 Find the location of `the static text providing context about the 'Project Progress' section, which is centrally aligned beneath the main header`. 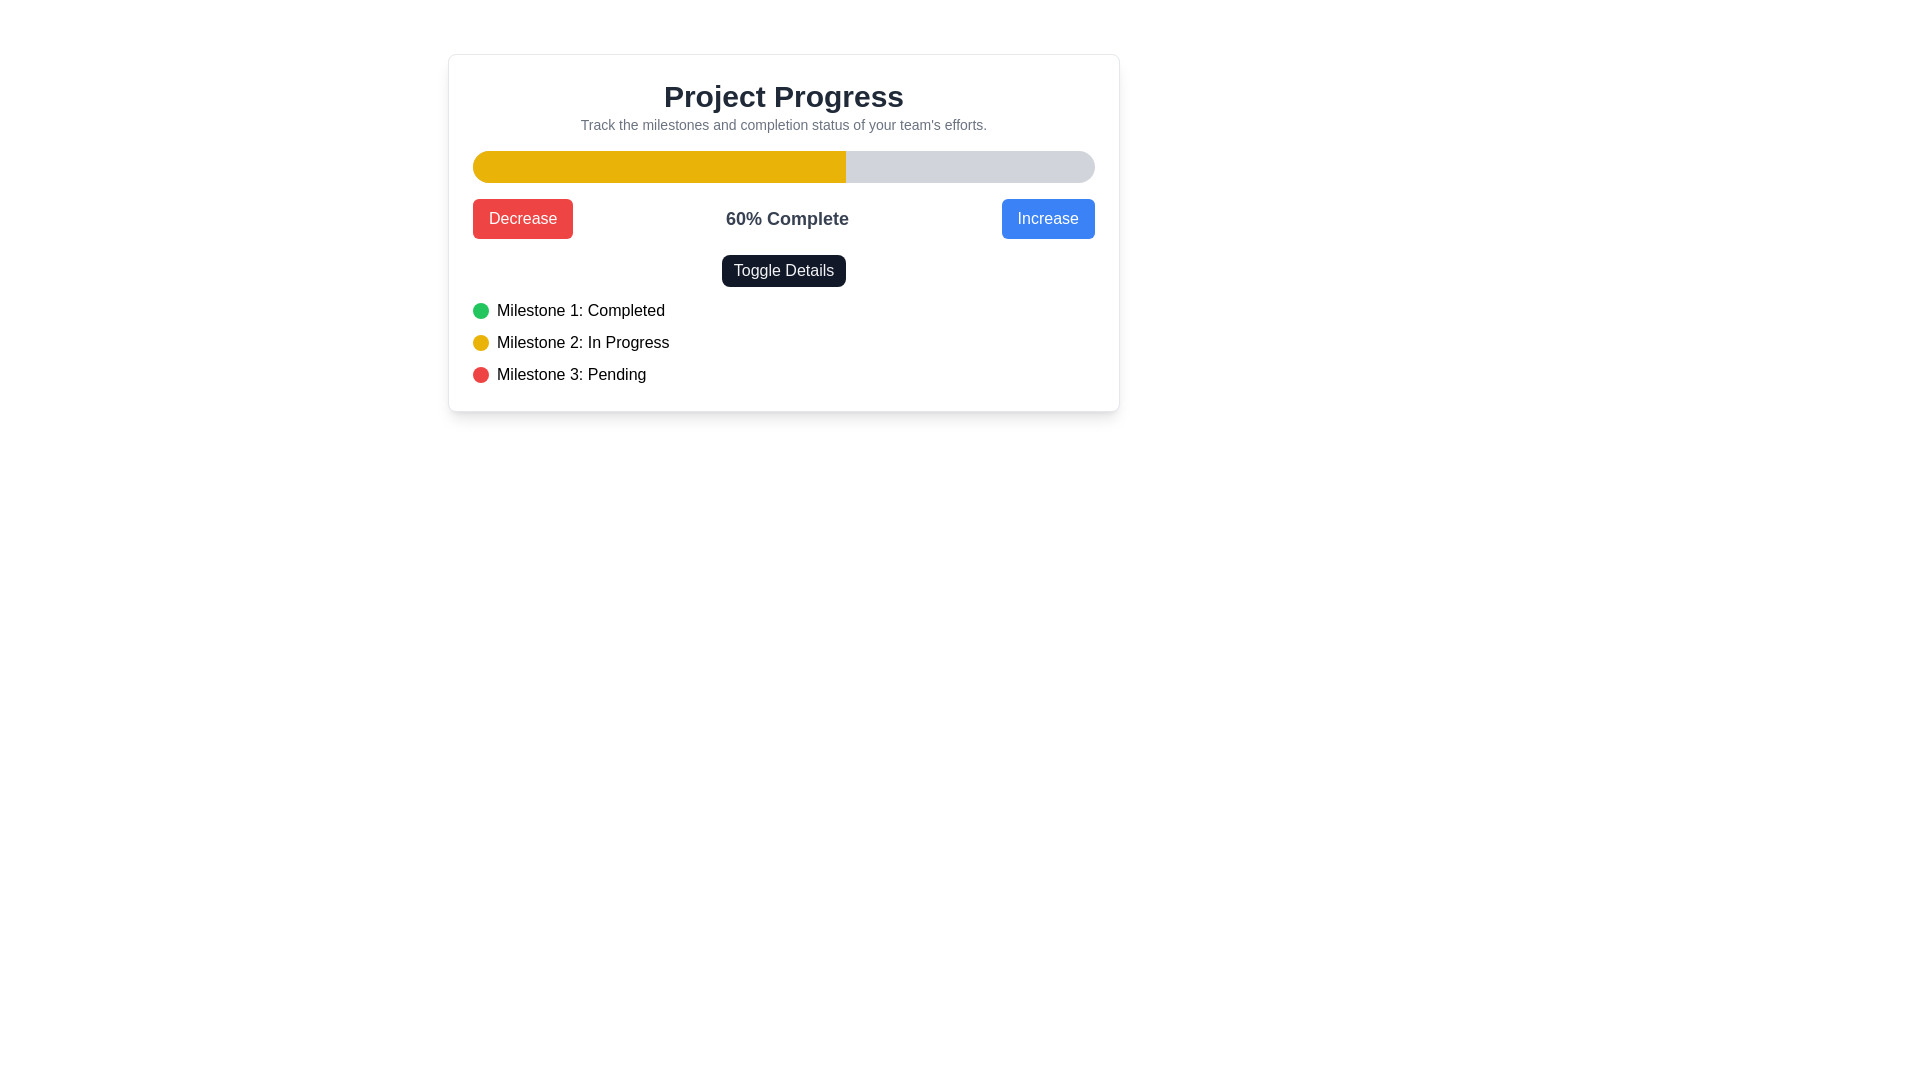

the static text providing context about the 'Project Progress' section, which is centrally aligned beneath the main header is located at coordinates (782, 124).